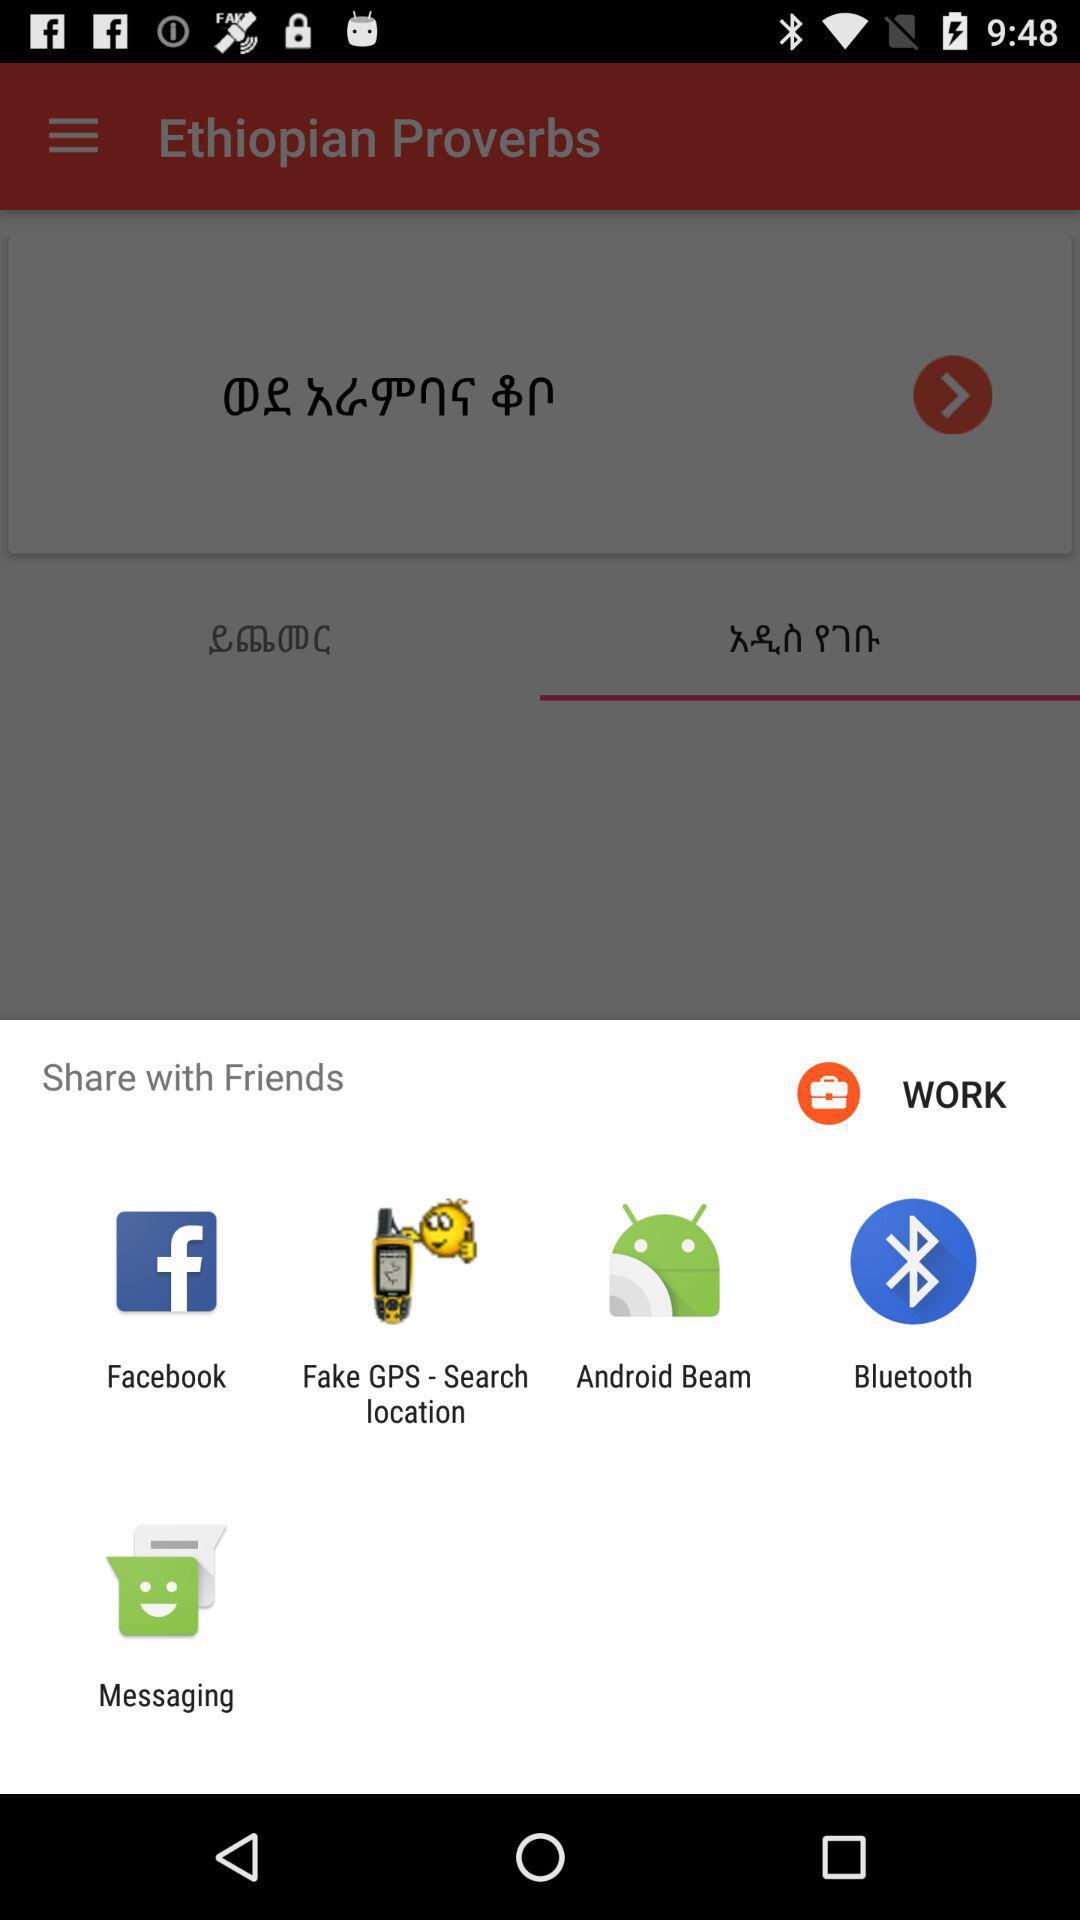 This screenshot has height=1920, width=1080. Describe the element at coordinates (165, 1392) in the screenshot. I see `icon to the left of the fake gps search icon` at that location.